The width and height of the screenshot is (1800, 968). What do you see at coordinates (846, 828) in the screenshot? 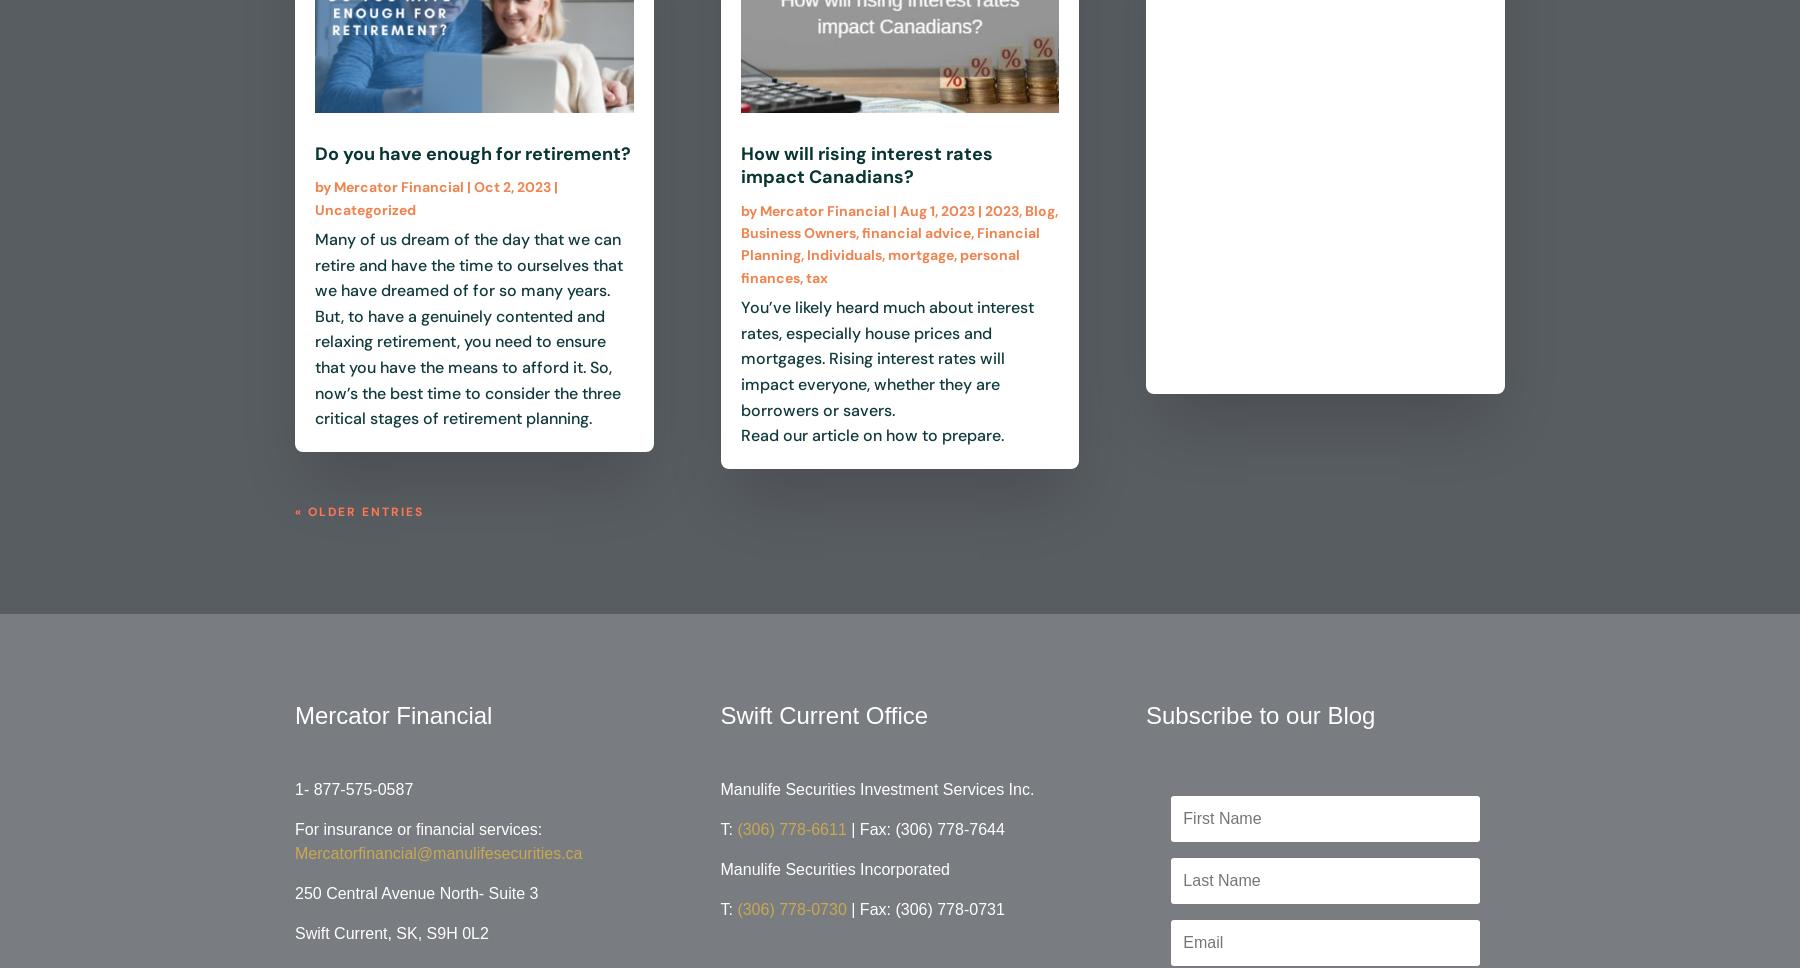
I see `'| Fax: (306) 778-7644'` at bounding box center [846, 828].